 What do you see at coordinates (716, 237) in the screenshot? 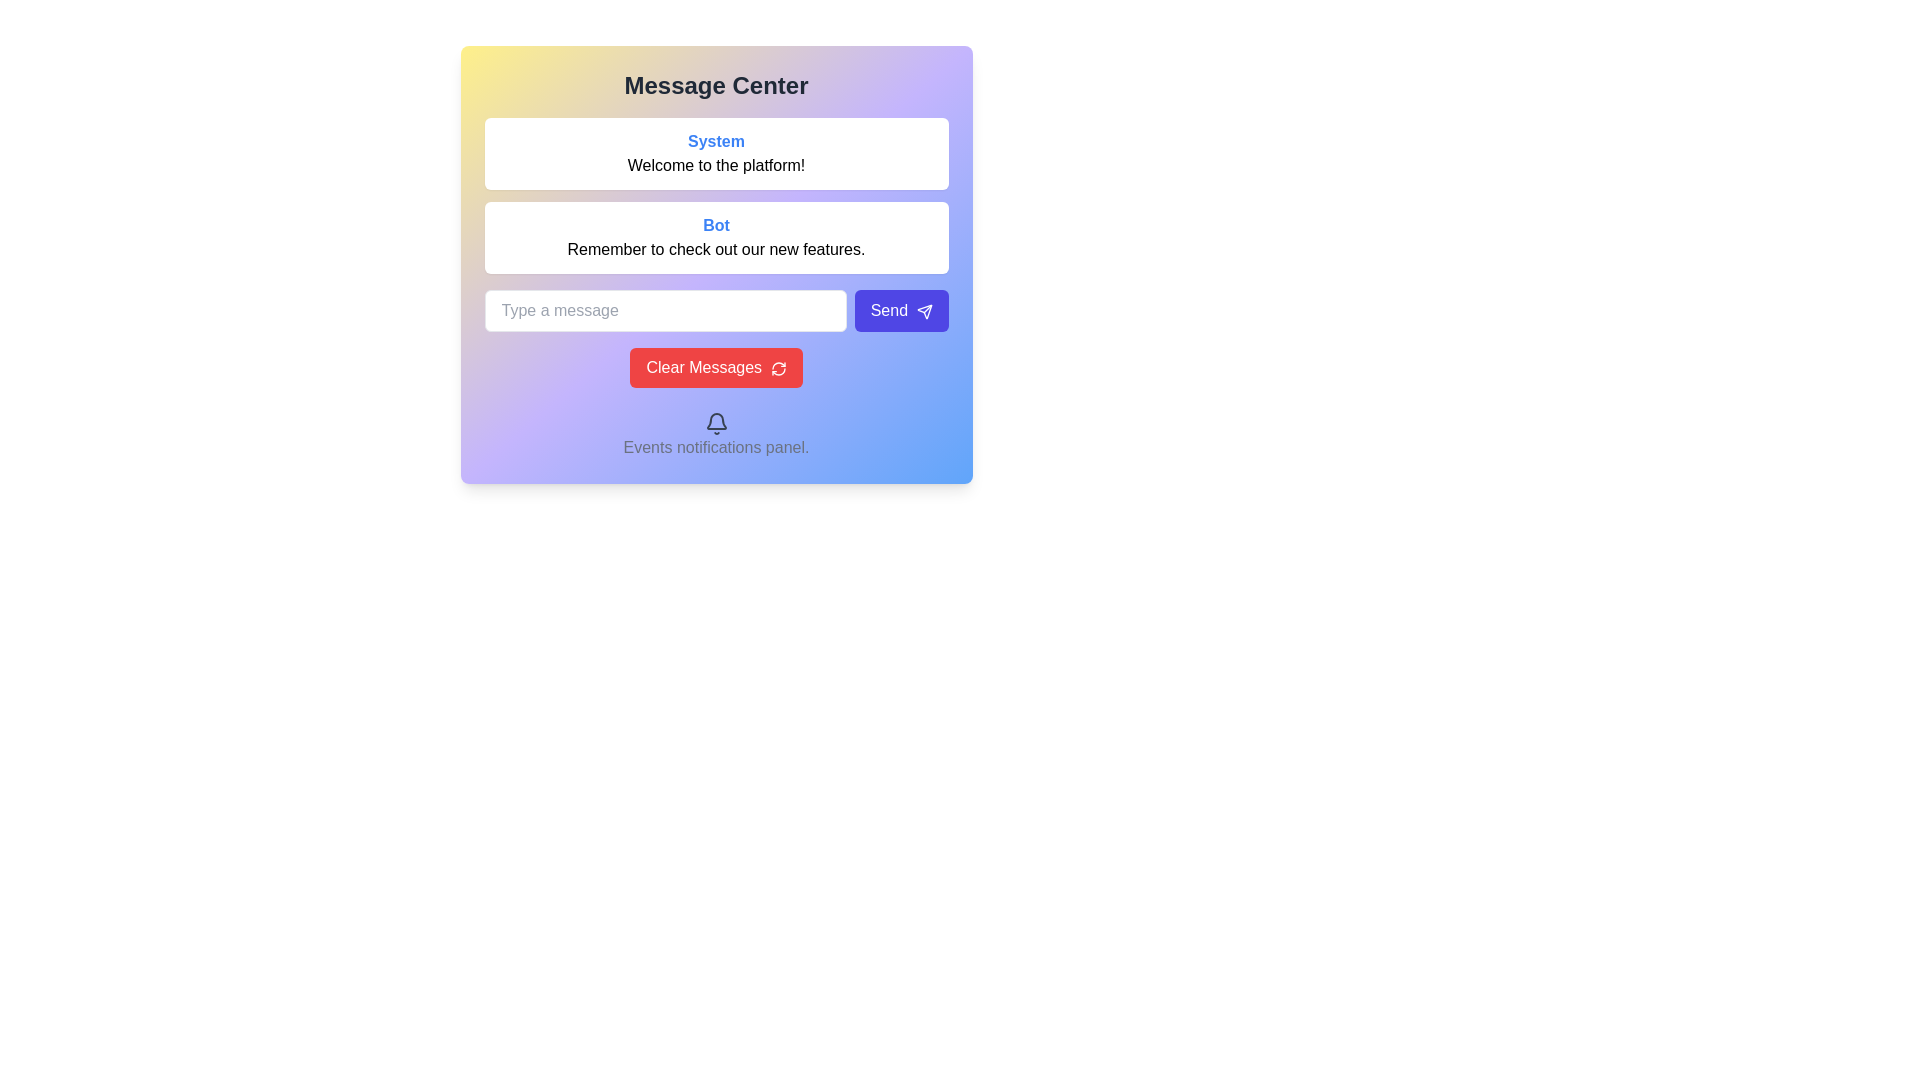
I see `the informational card containing the text 'Bot' in bold blue font and 'Remember to check out our new features.' in standard black font, located directly beneath the 'System' card` at bounding box center [716, 237].